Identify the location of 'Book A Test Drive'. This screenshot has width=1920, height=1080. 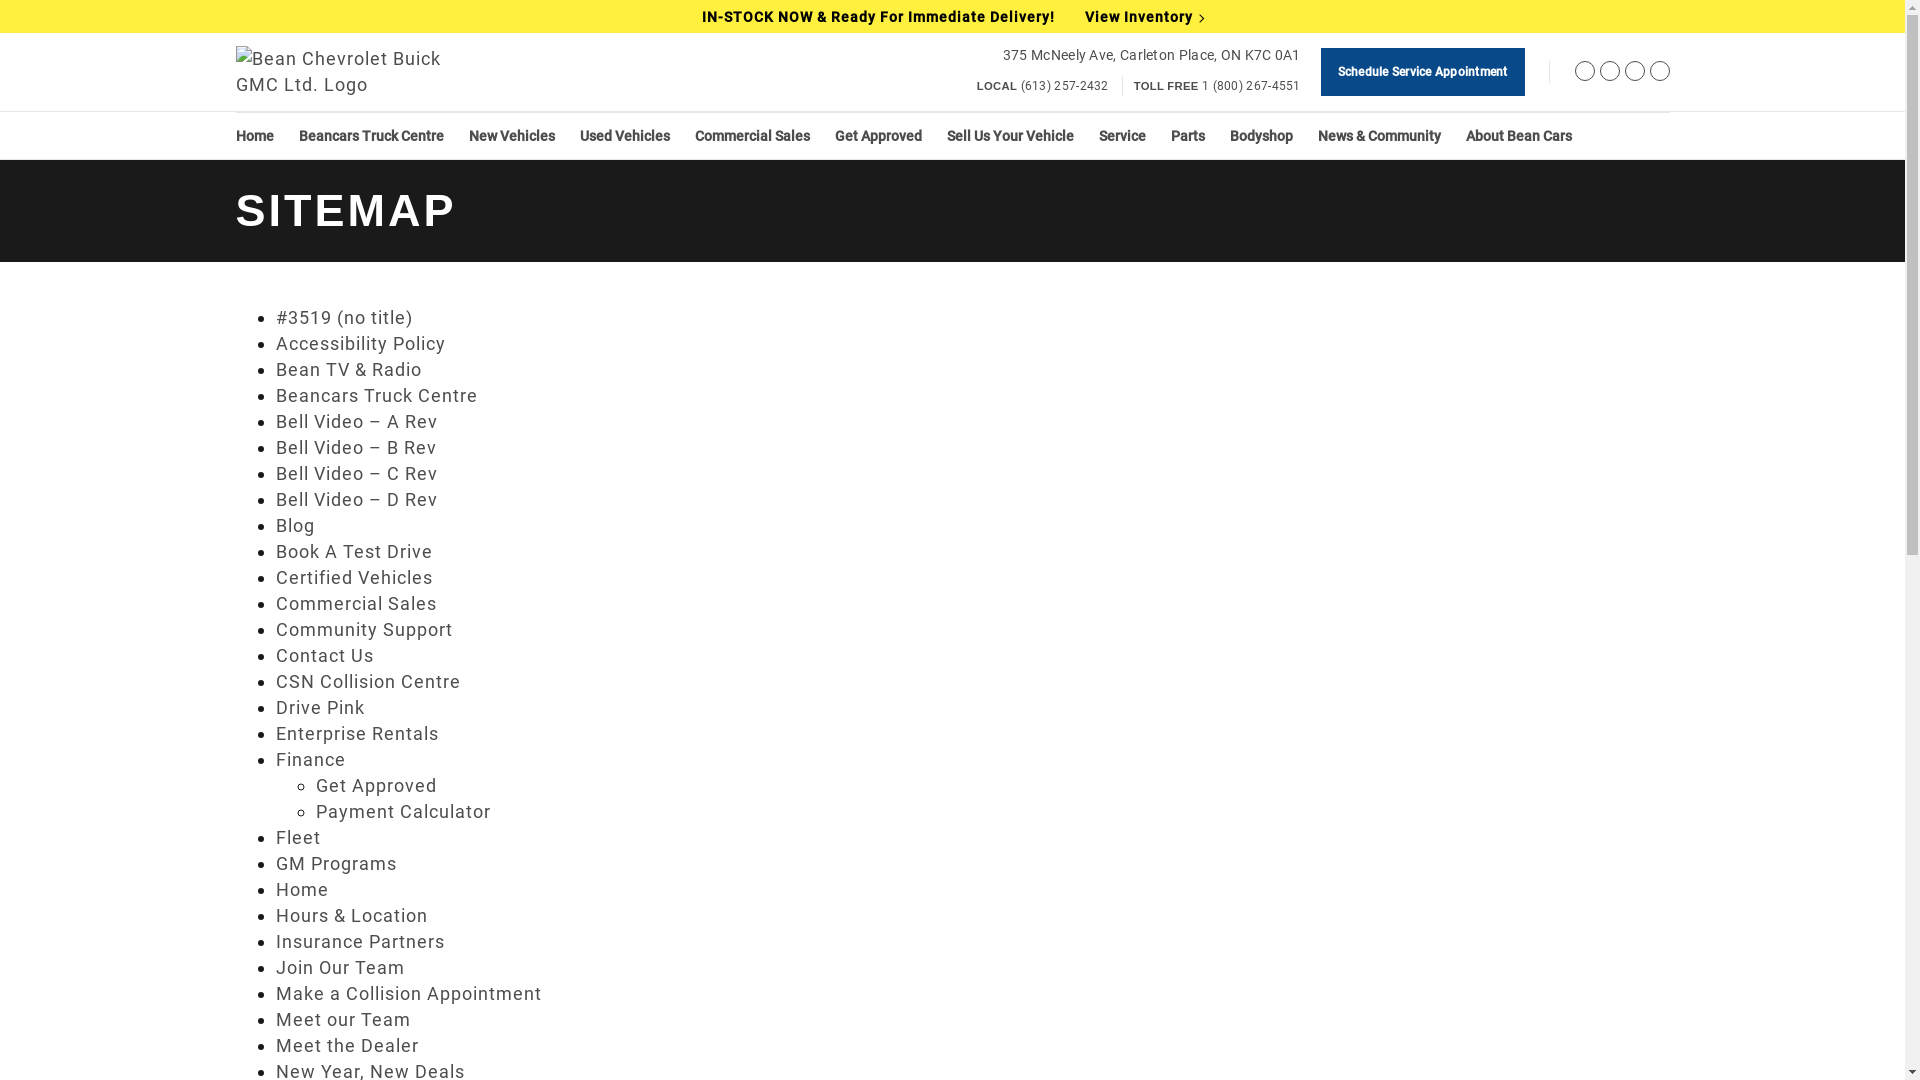
(354, 551).